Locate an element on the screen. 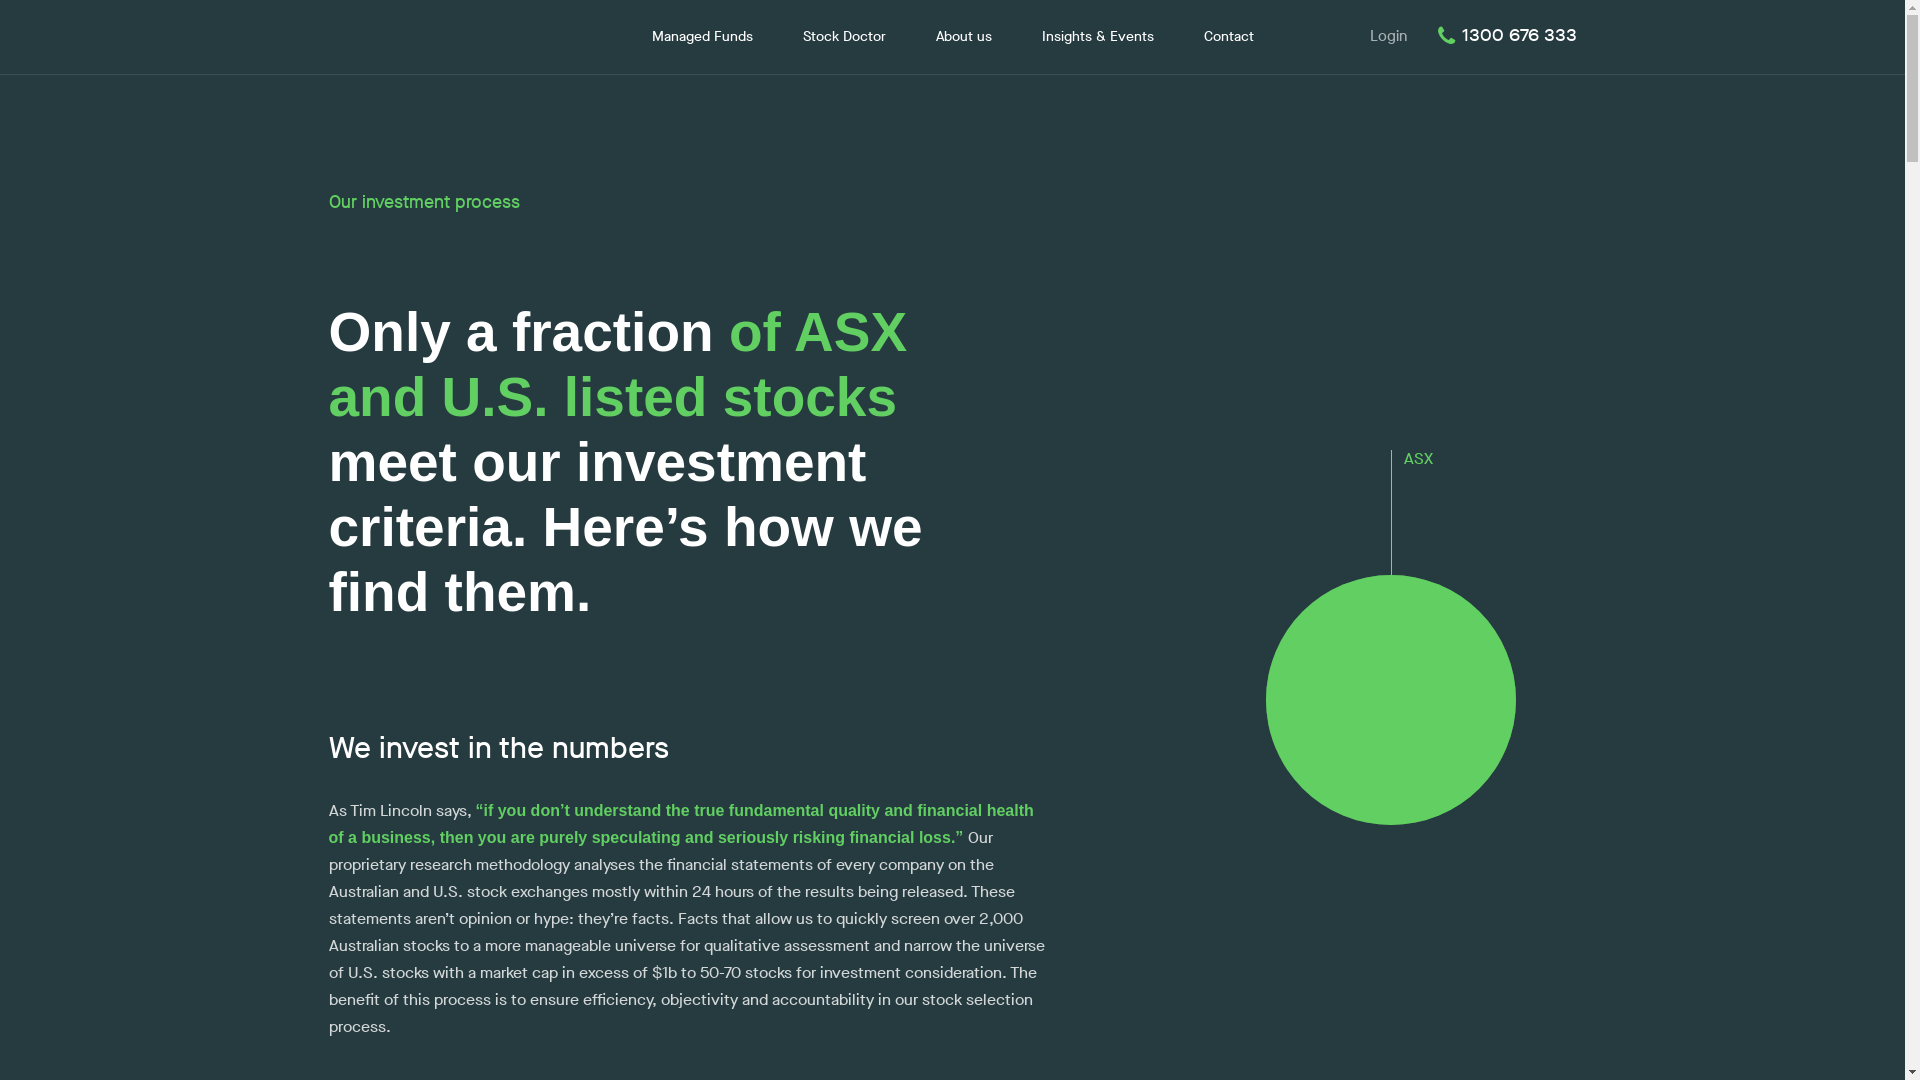 The width and height of the screenshot is (1920, 1080). 'Insights & Events' is located at coordinates (1097, 37).